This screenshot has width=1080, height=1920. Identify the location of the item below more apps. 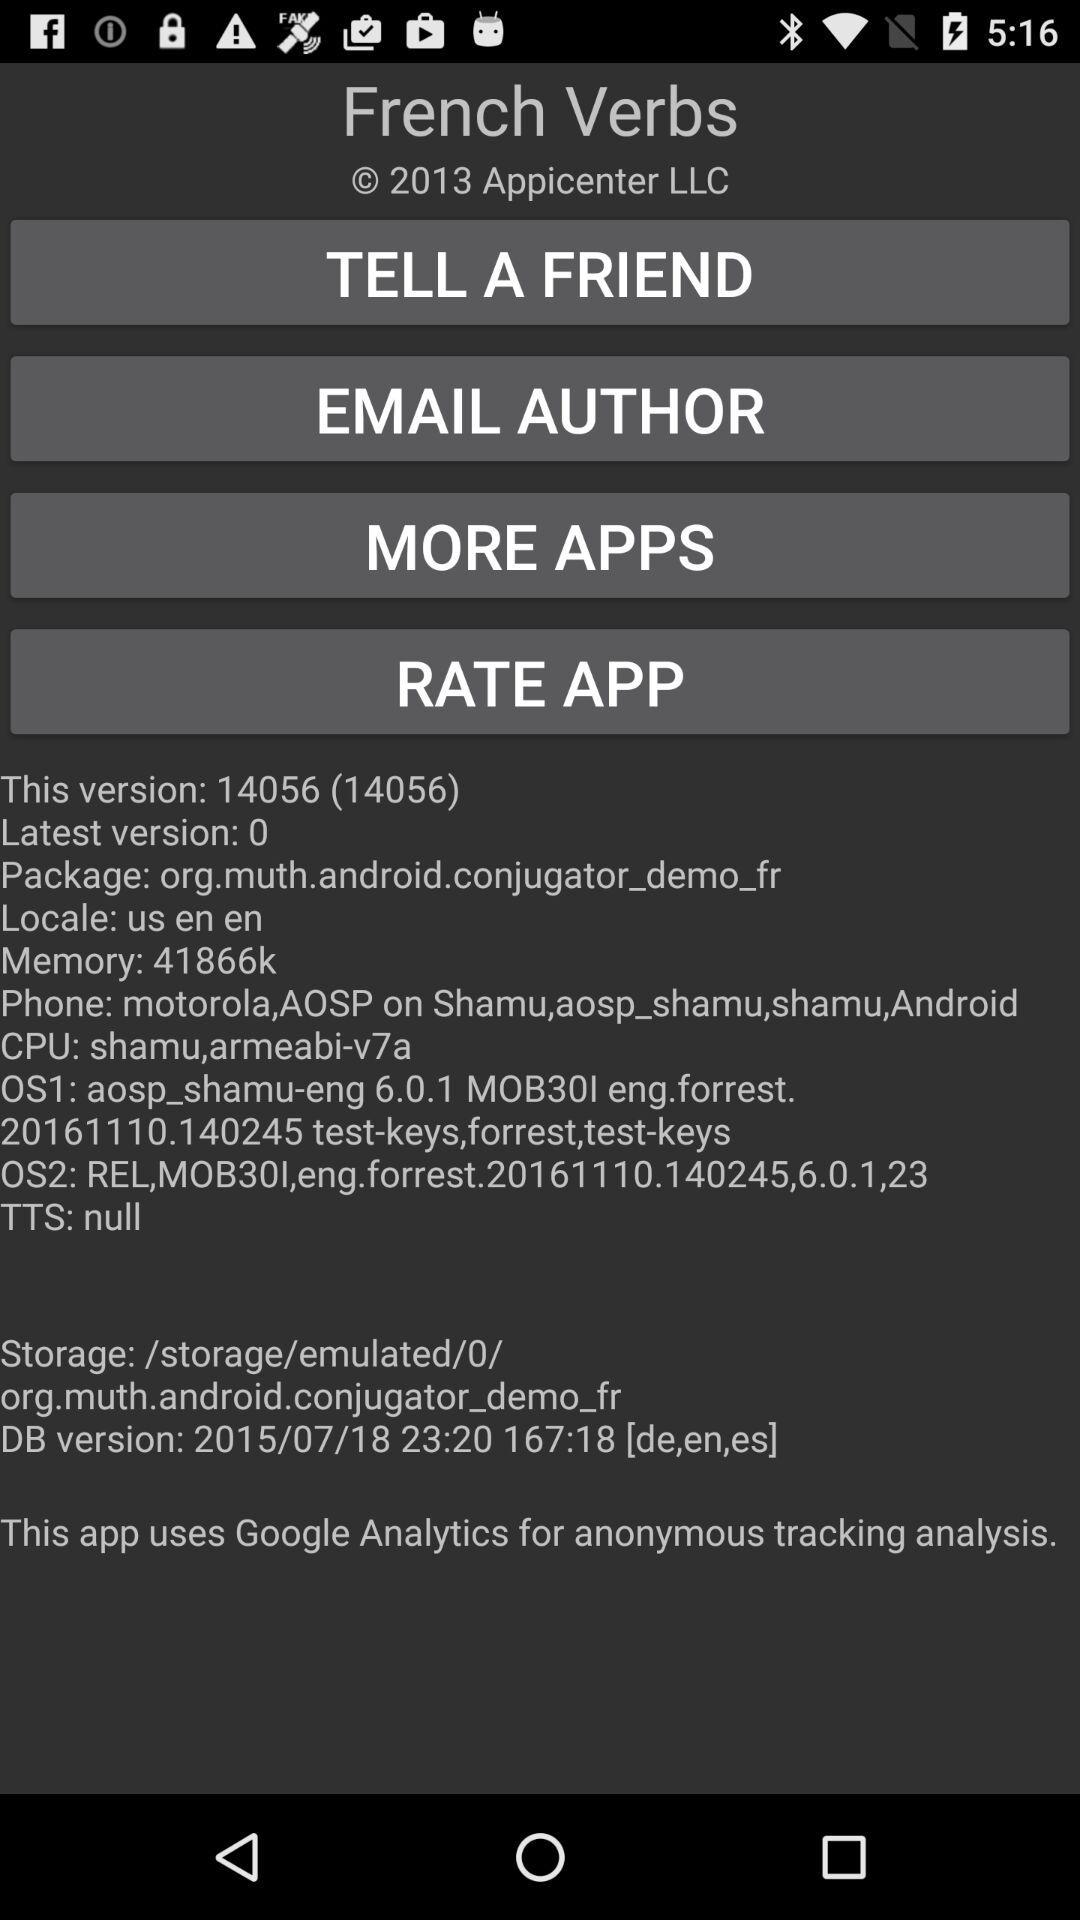
(540, 681).